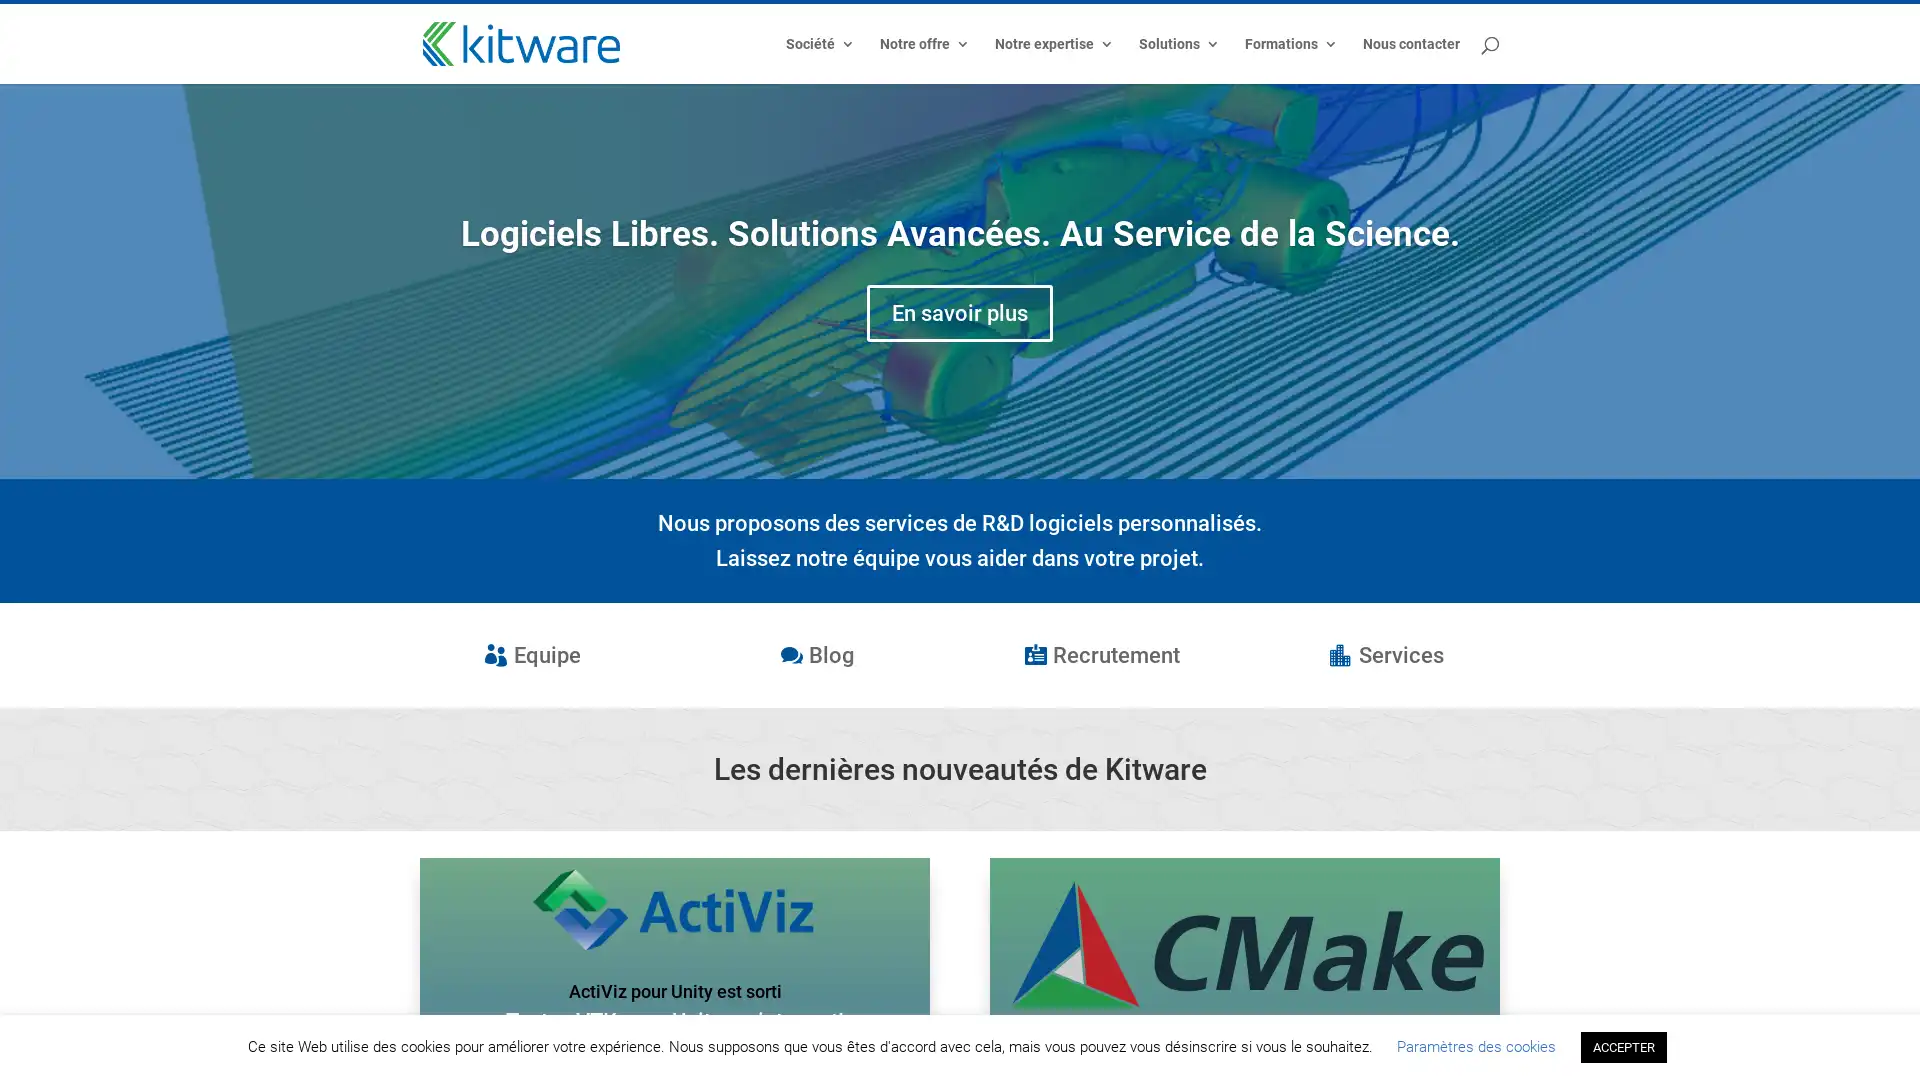  What do you see at coordinates (1476, 1045) in the screenshot?
I see `Parametres des cookies` at bounding box center [1476, 1045].